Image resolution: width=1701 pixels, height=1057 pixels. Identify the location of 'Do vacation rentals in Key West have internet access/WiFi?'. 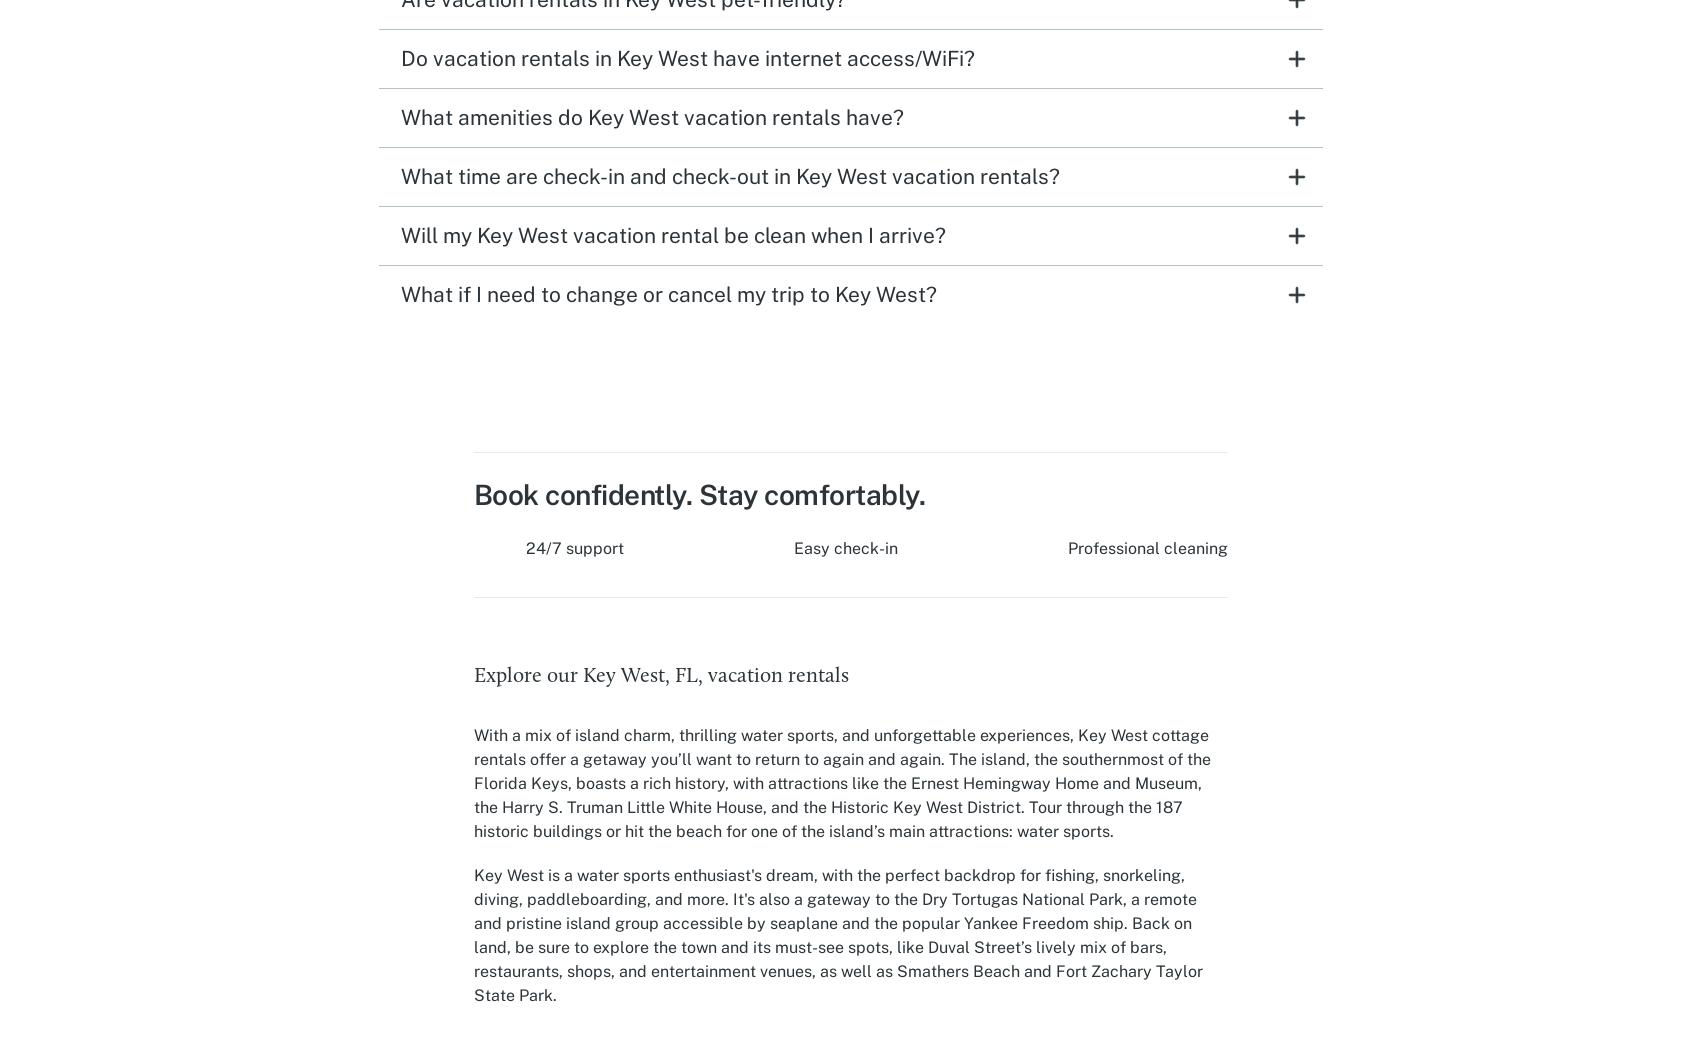
(399, 57).